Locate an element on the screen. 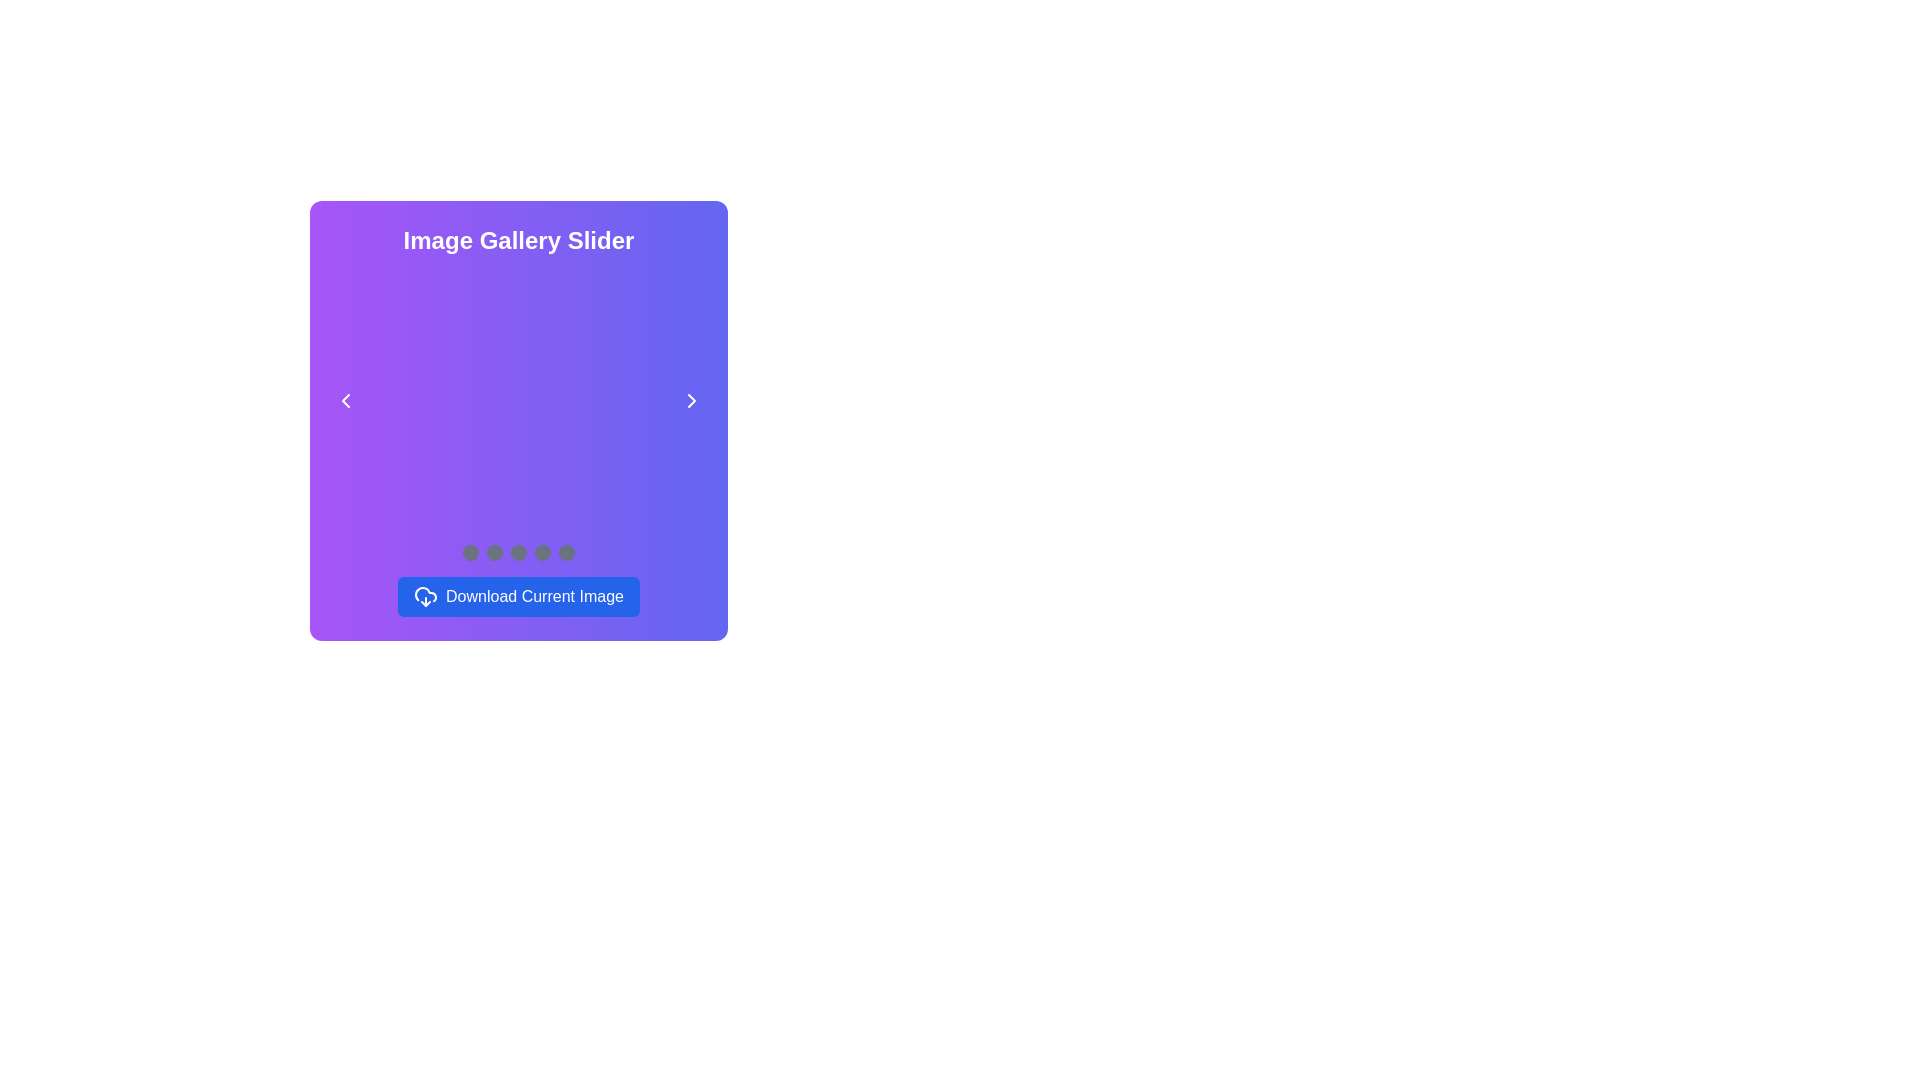 The image size is (1920, 1080). the fourth circular Indicator Dot in the carousel pagination system located below the main content area is located at coordinates (542, 552).